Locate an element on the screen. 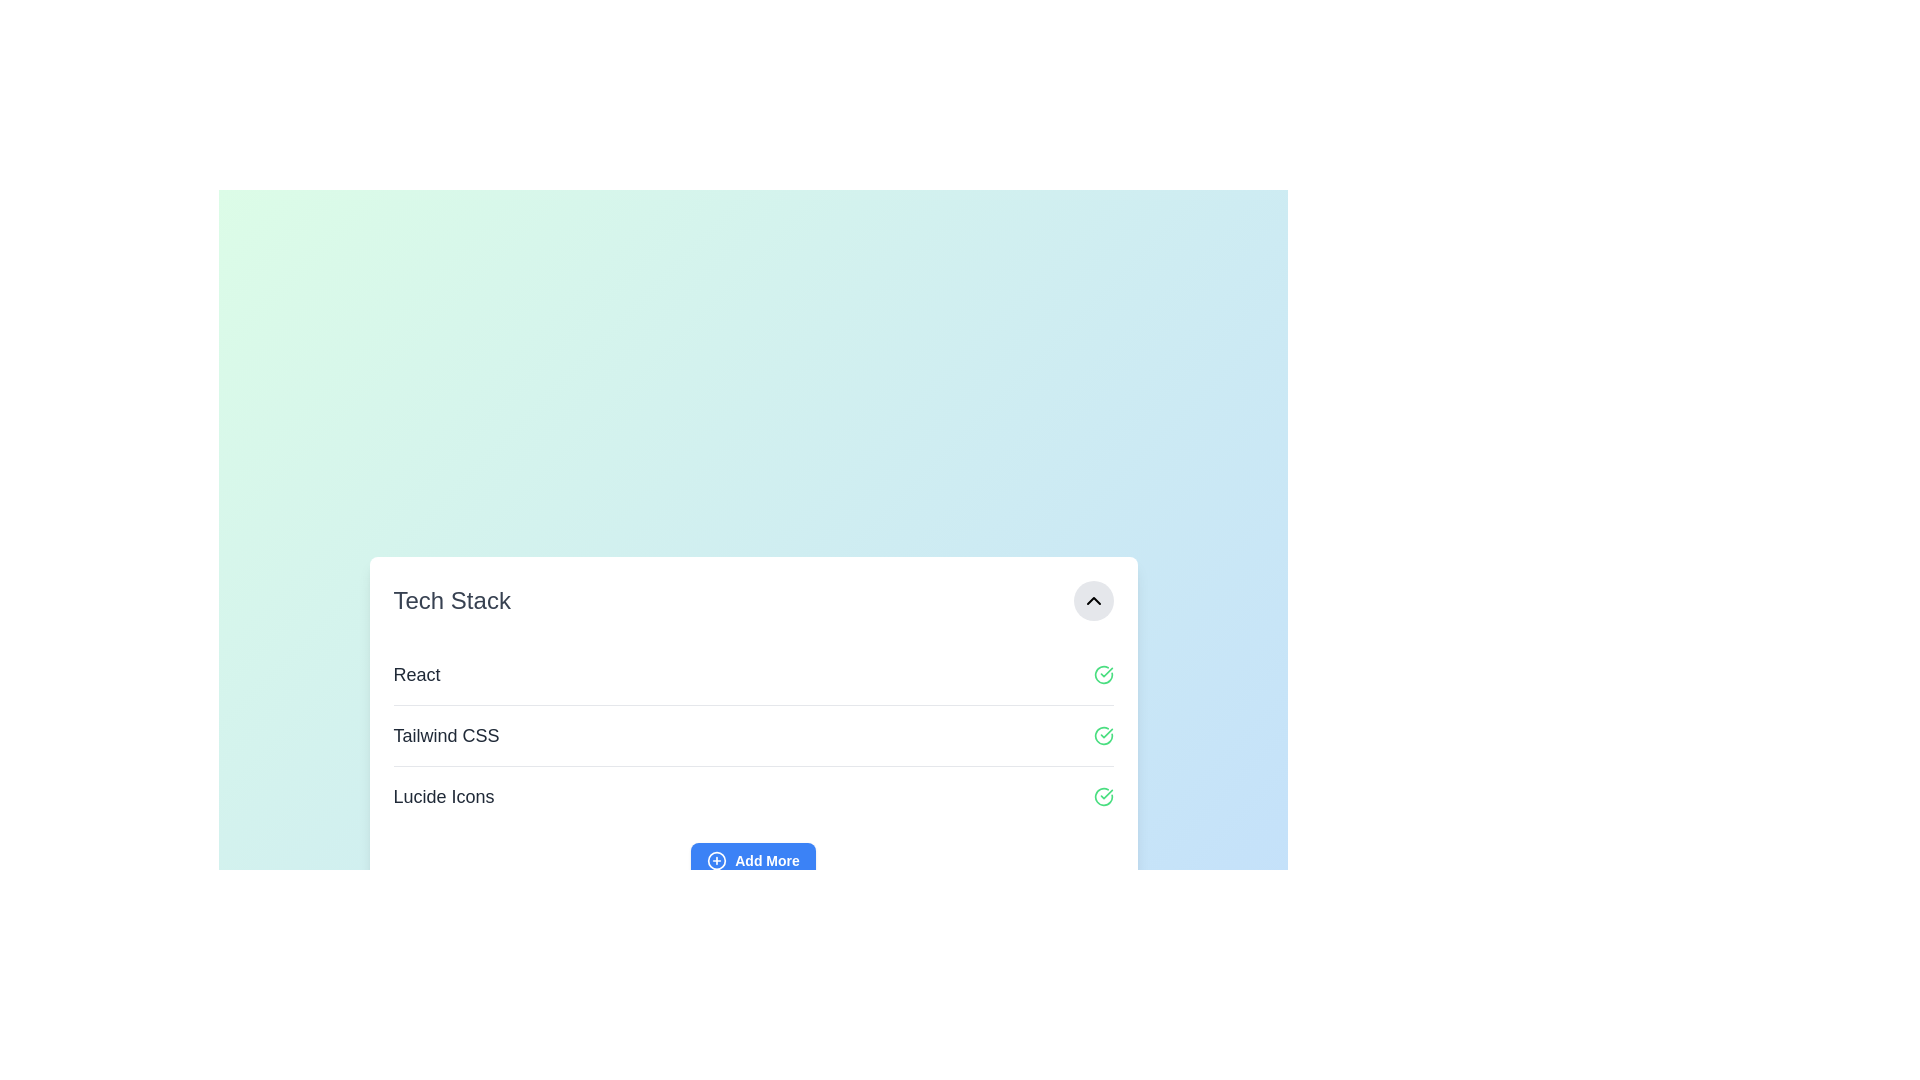 Image resolution: width=1920 pixels, height=1080 pixels. the black upward-pointing chevron icon located in the top-right corner of the 'Tech Stack' section is located at coordinates (1092, 600).